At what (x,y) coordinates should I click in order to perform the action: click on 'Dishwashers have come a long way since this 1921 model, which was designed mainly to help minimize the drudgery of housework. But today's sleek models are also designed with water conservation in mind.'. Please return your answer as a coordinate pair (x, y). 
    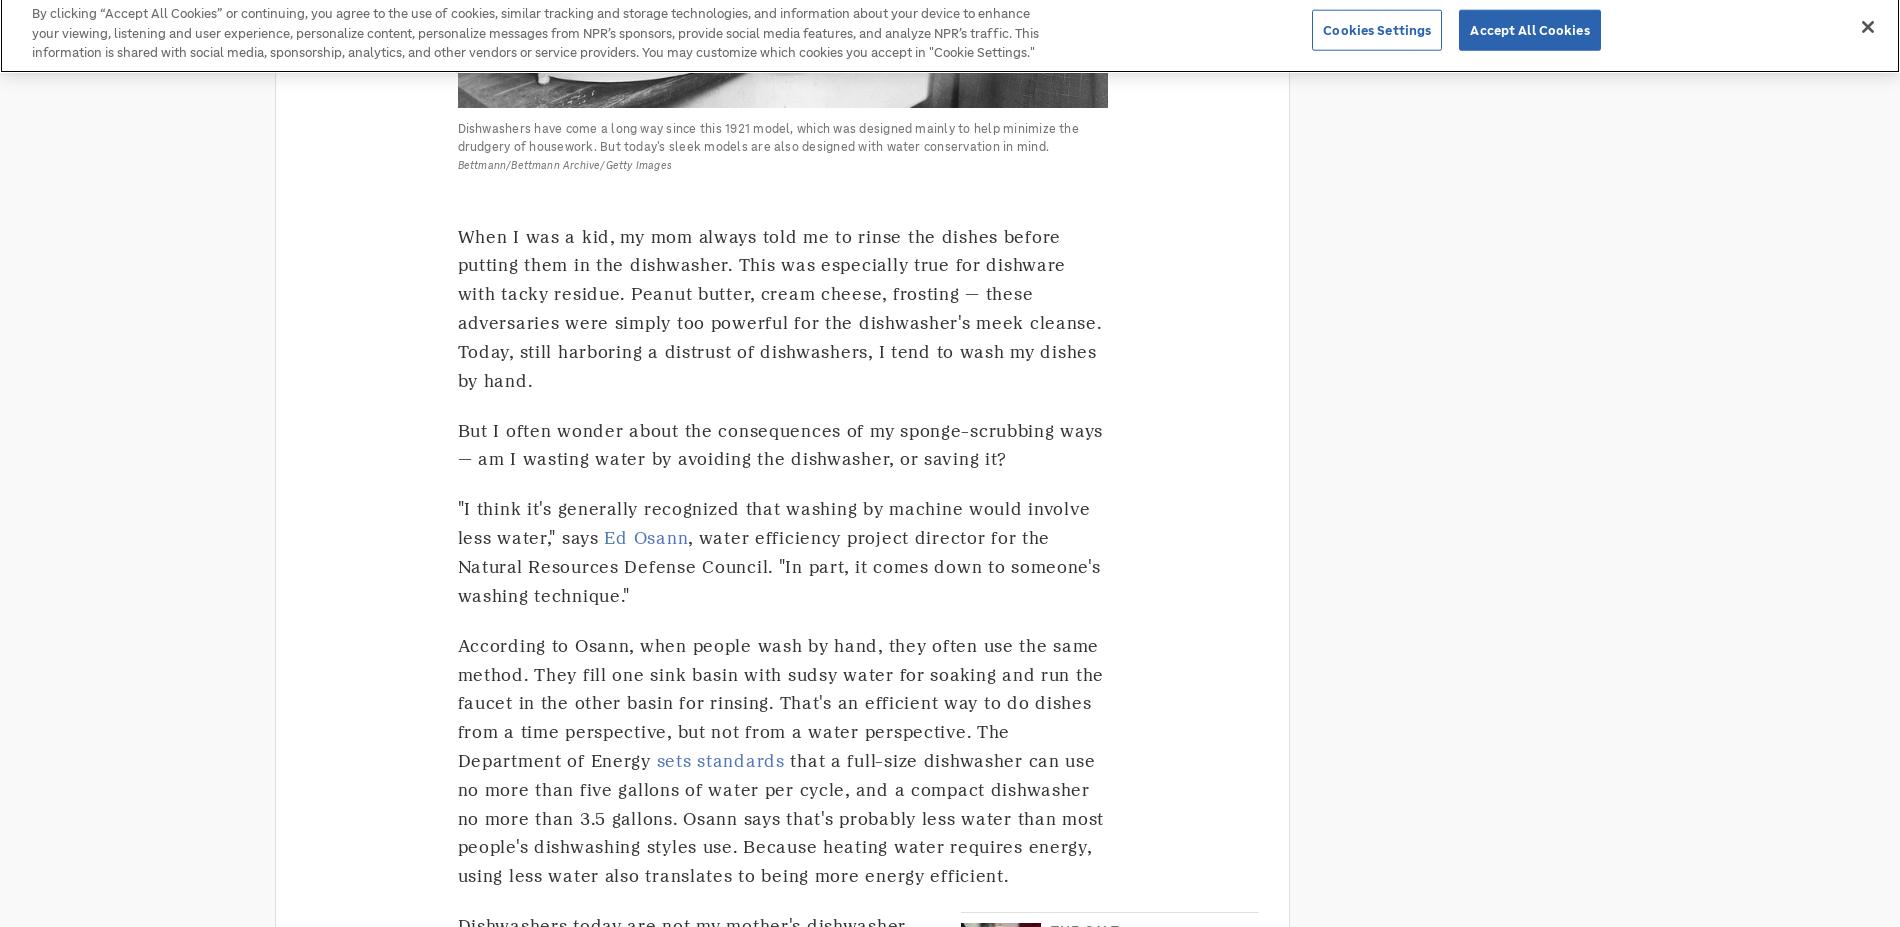
    Looking at the image, I should click on (455, 135).